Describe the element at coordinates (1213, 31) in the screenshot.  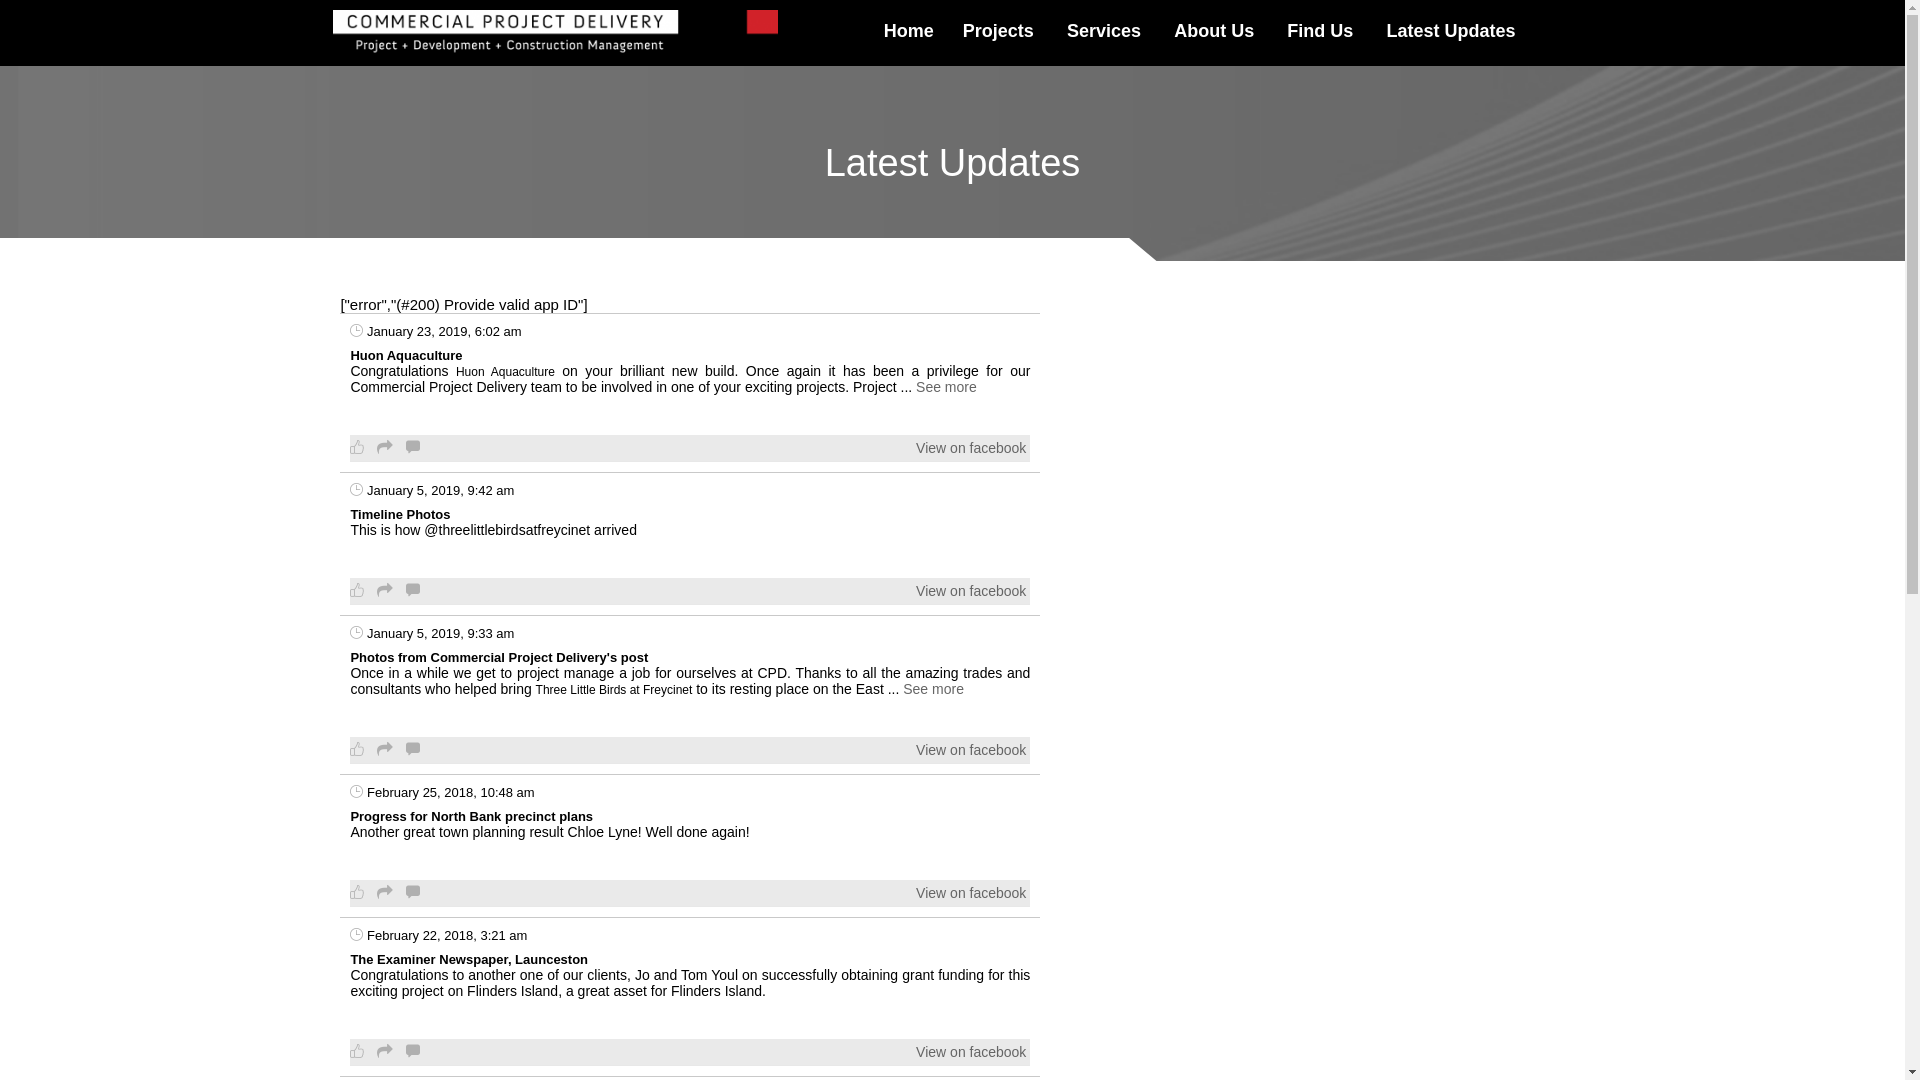
I see `'About Us'` at that location.